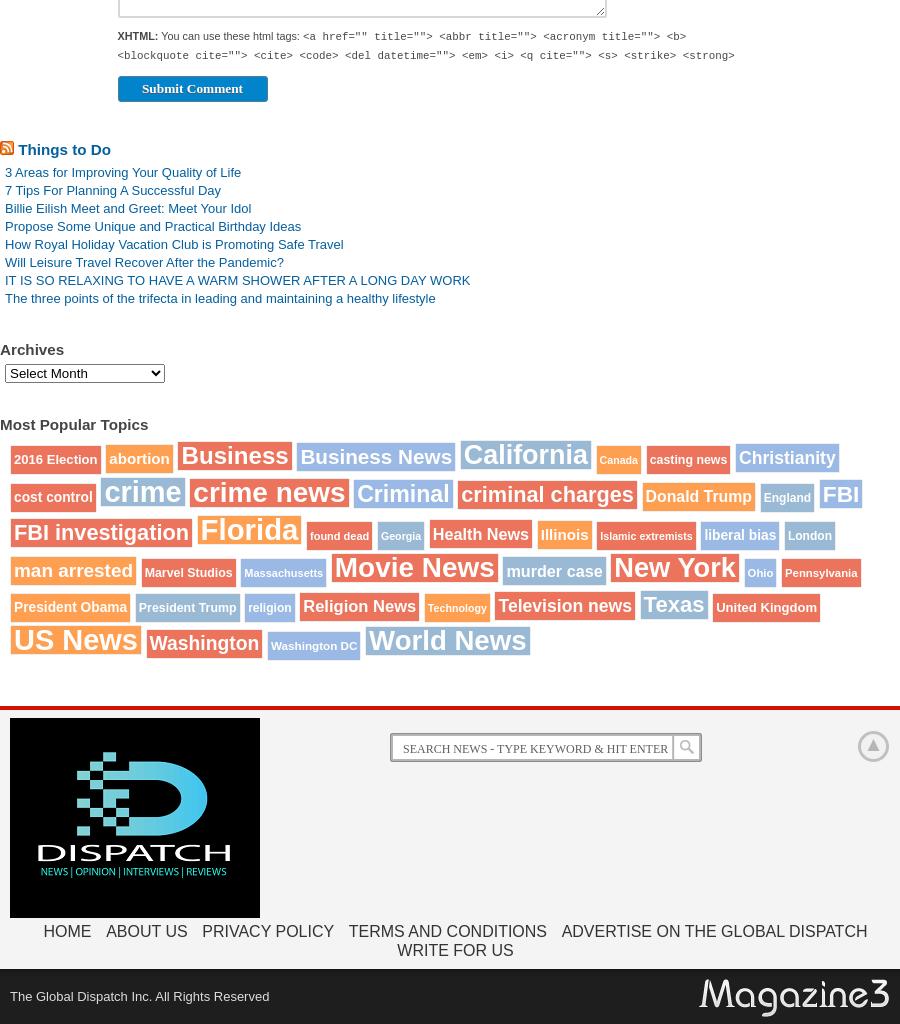  Describe the element at coordinates (400, 535) in the screenshot. I see `'Georgia'` at that location.